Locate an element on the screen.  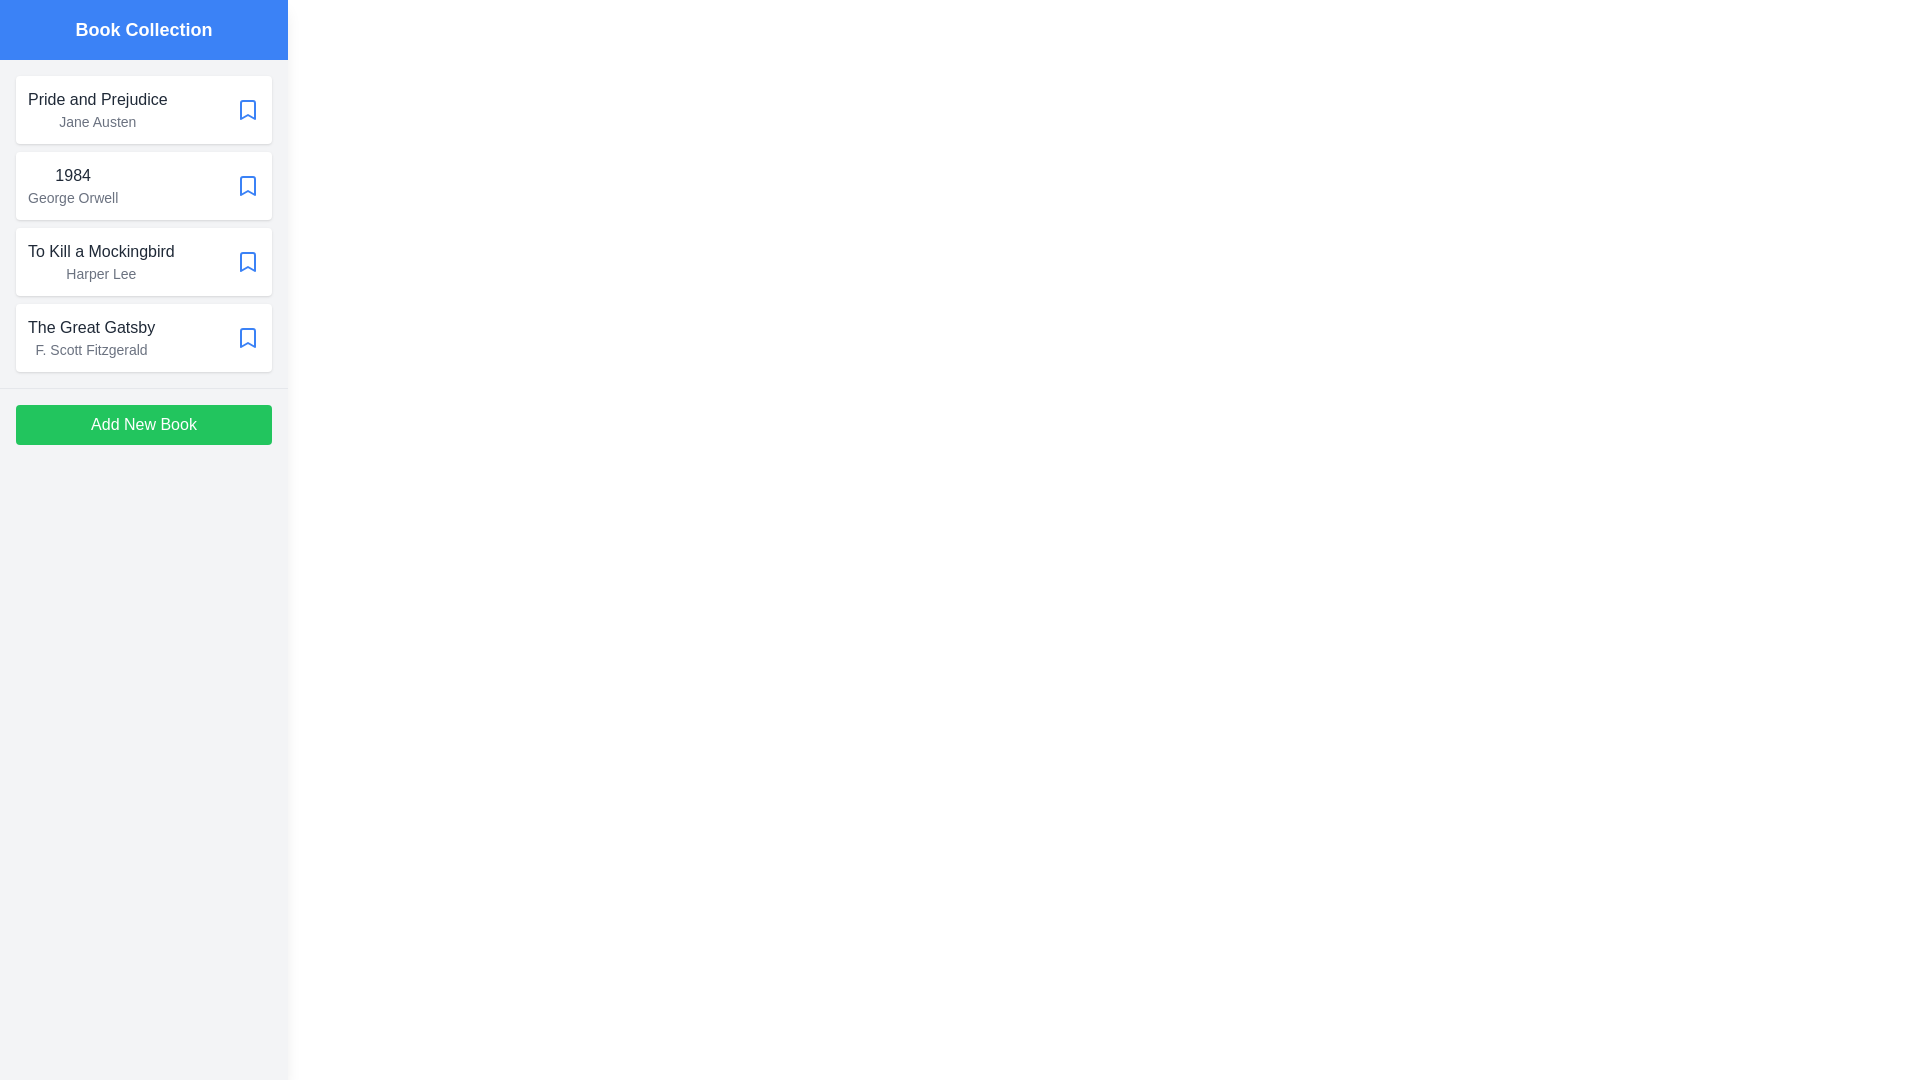
bookmark icon of the book titled 'Pride and Prejudice' to mark it as a favorite is located at coordinates (247, 110).